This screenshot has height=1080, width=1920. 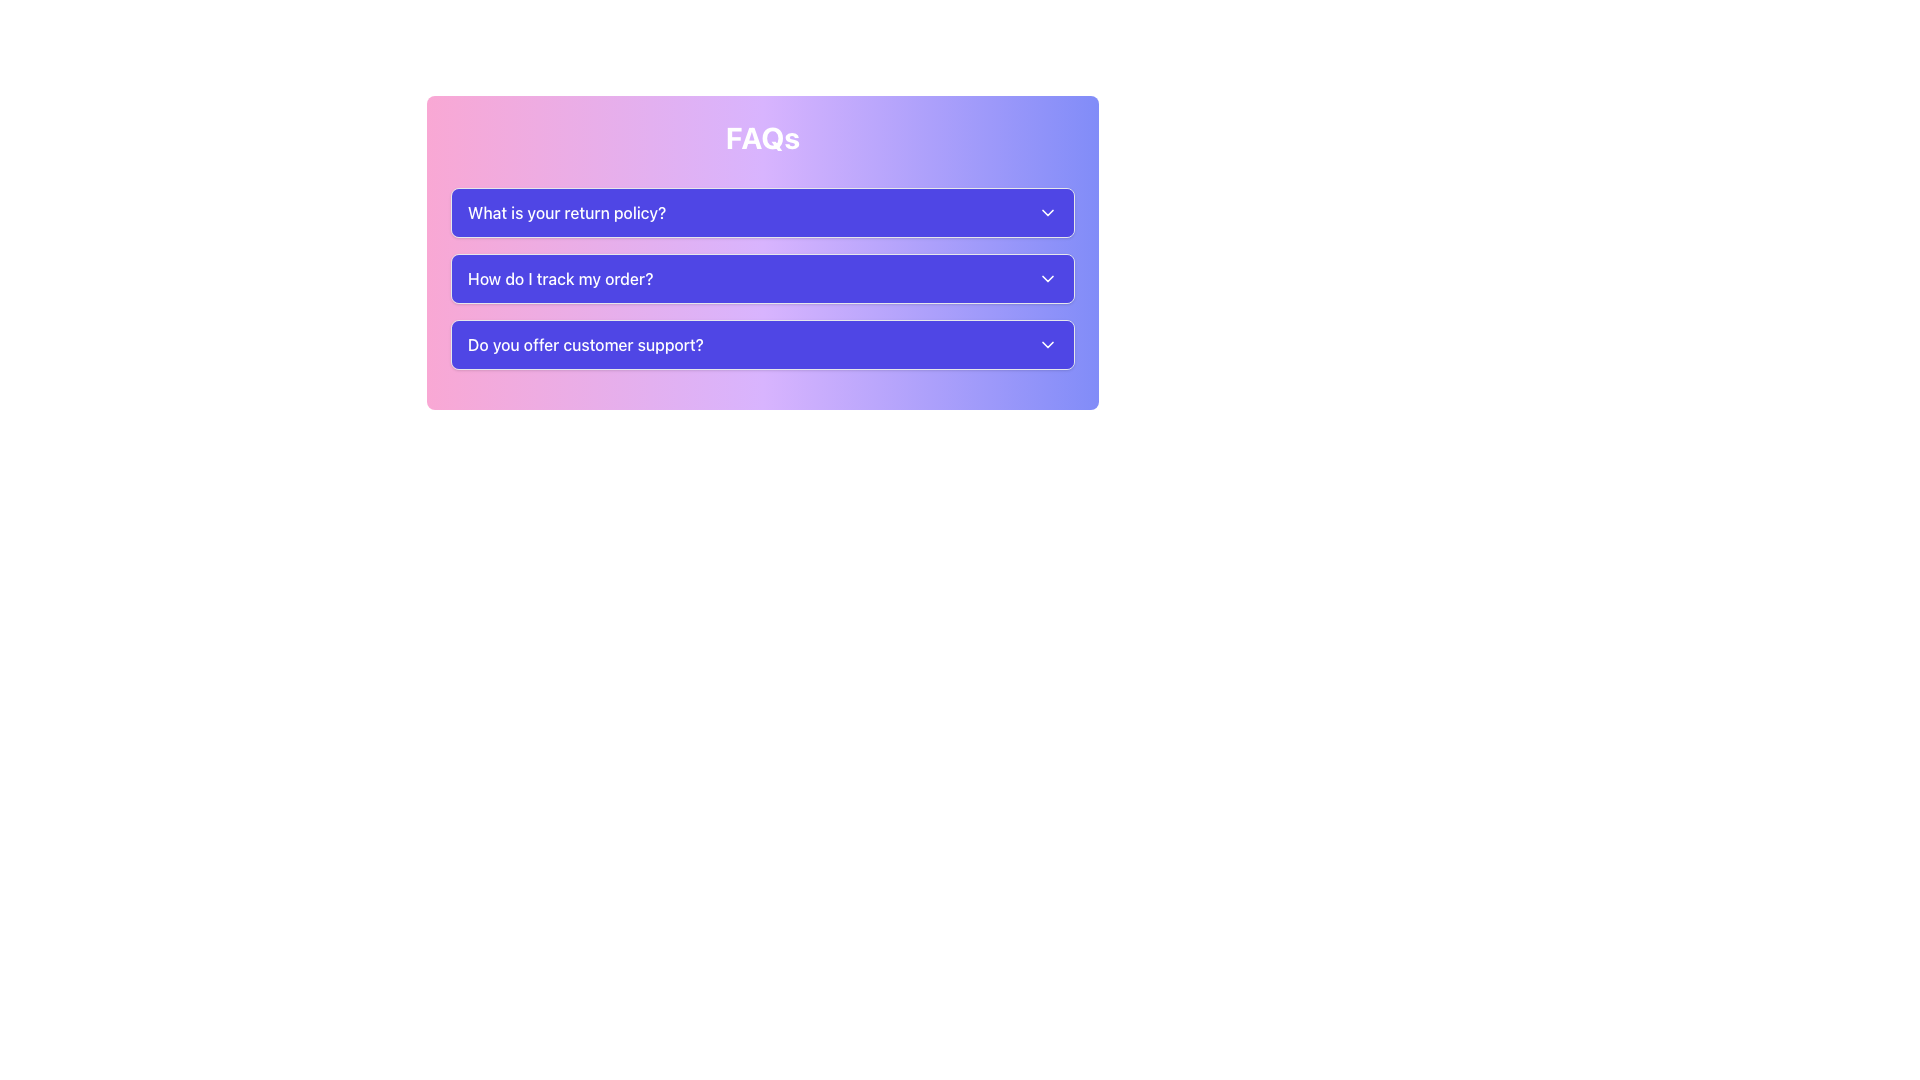 I want to click on the button labeled 'Do you offer customer support?' which is the third button in a vertically stacked list, so click(x=762, y=343).